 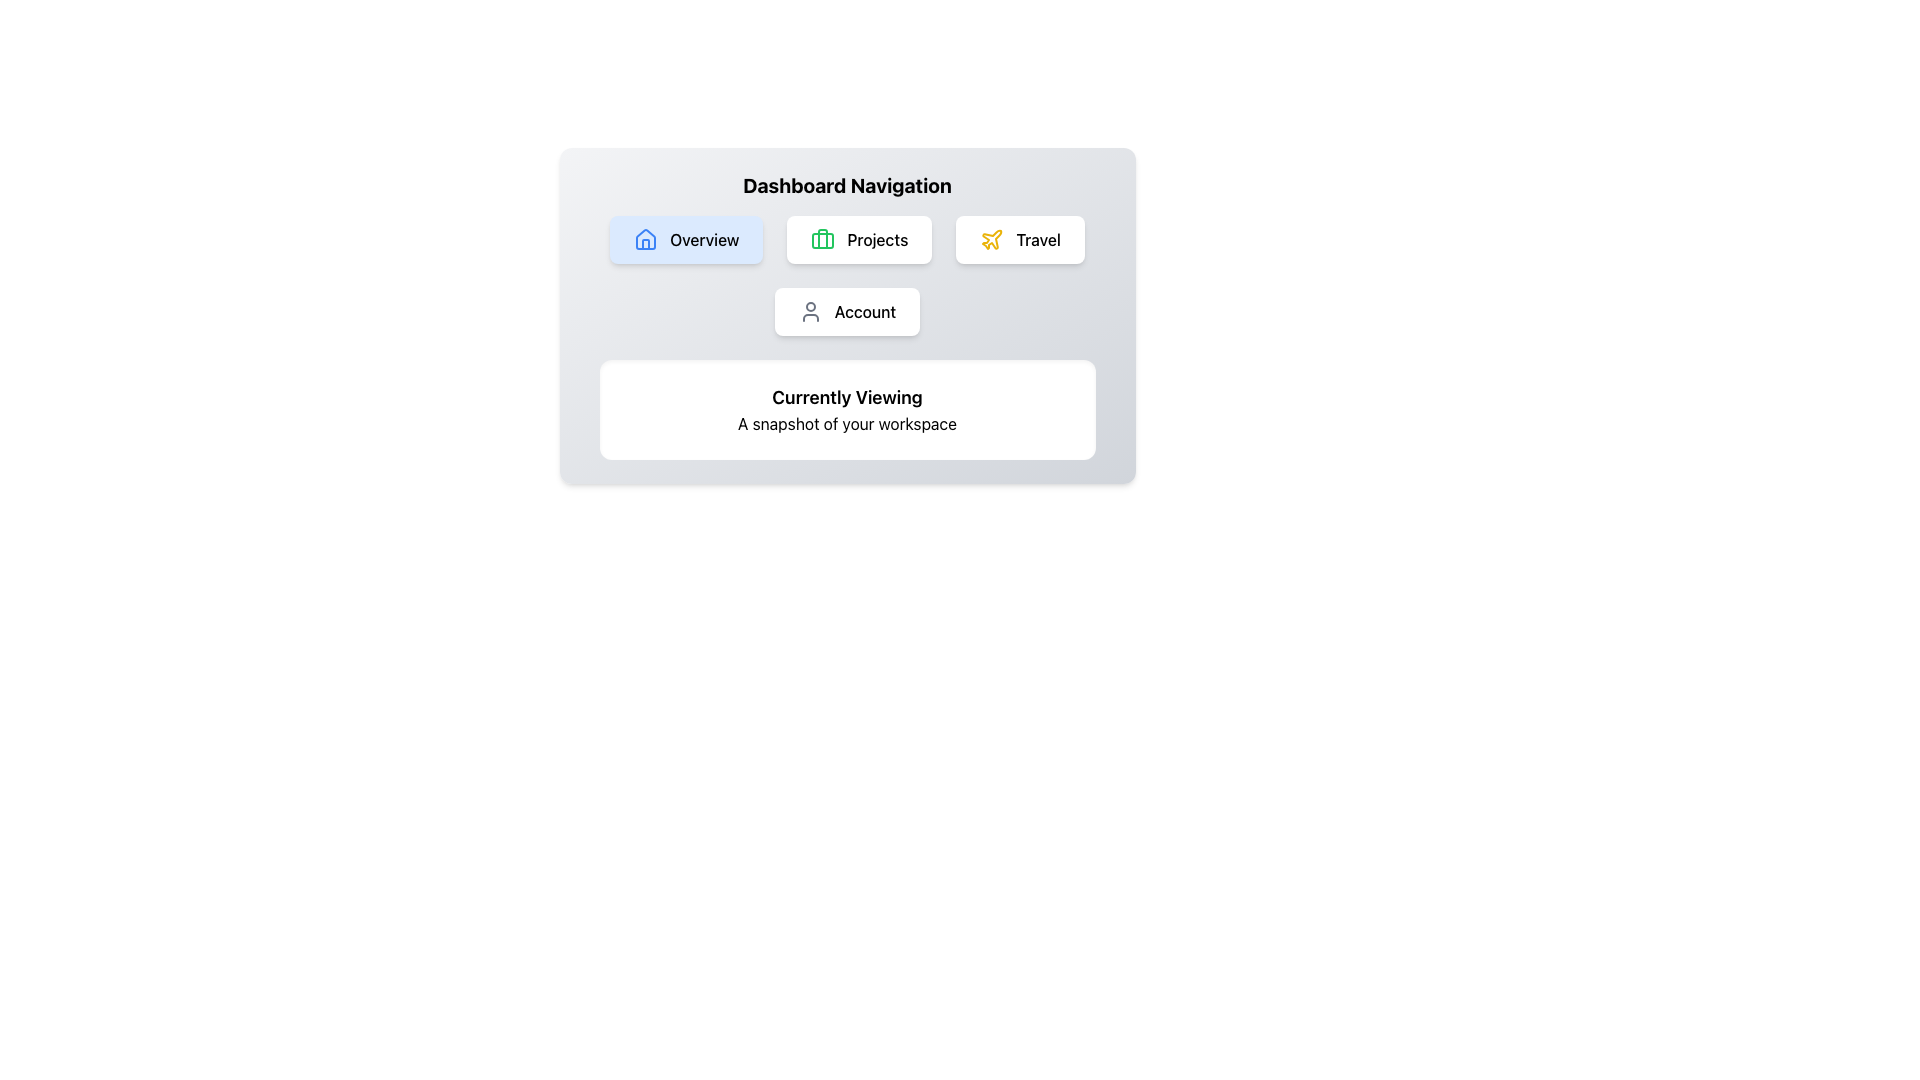 I want to click on the 'Account' button icon located on the left side of the button in the navigation menu, so click(x=810, y=312).